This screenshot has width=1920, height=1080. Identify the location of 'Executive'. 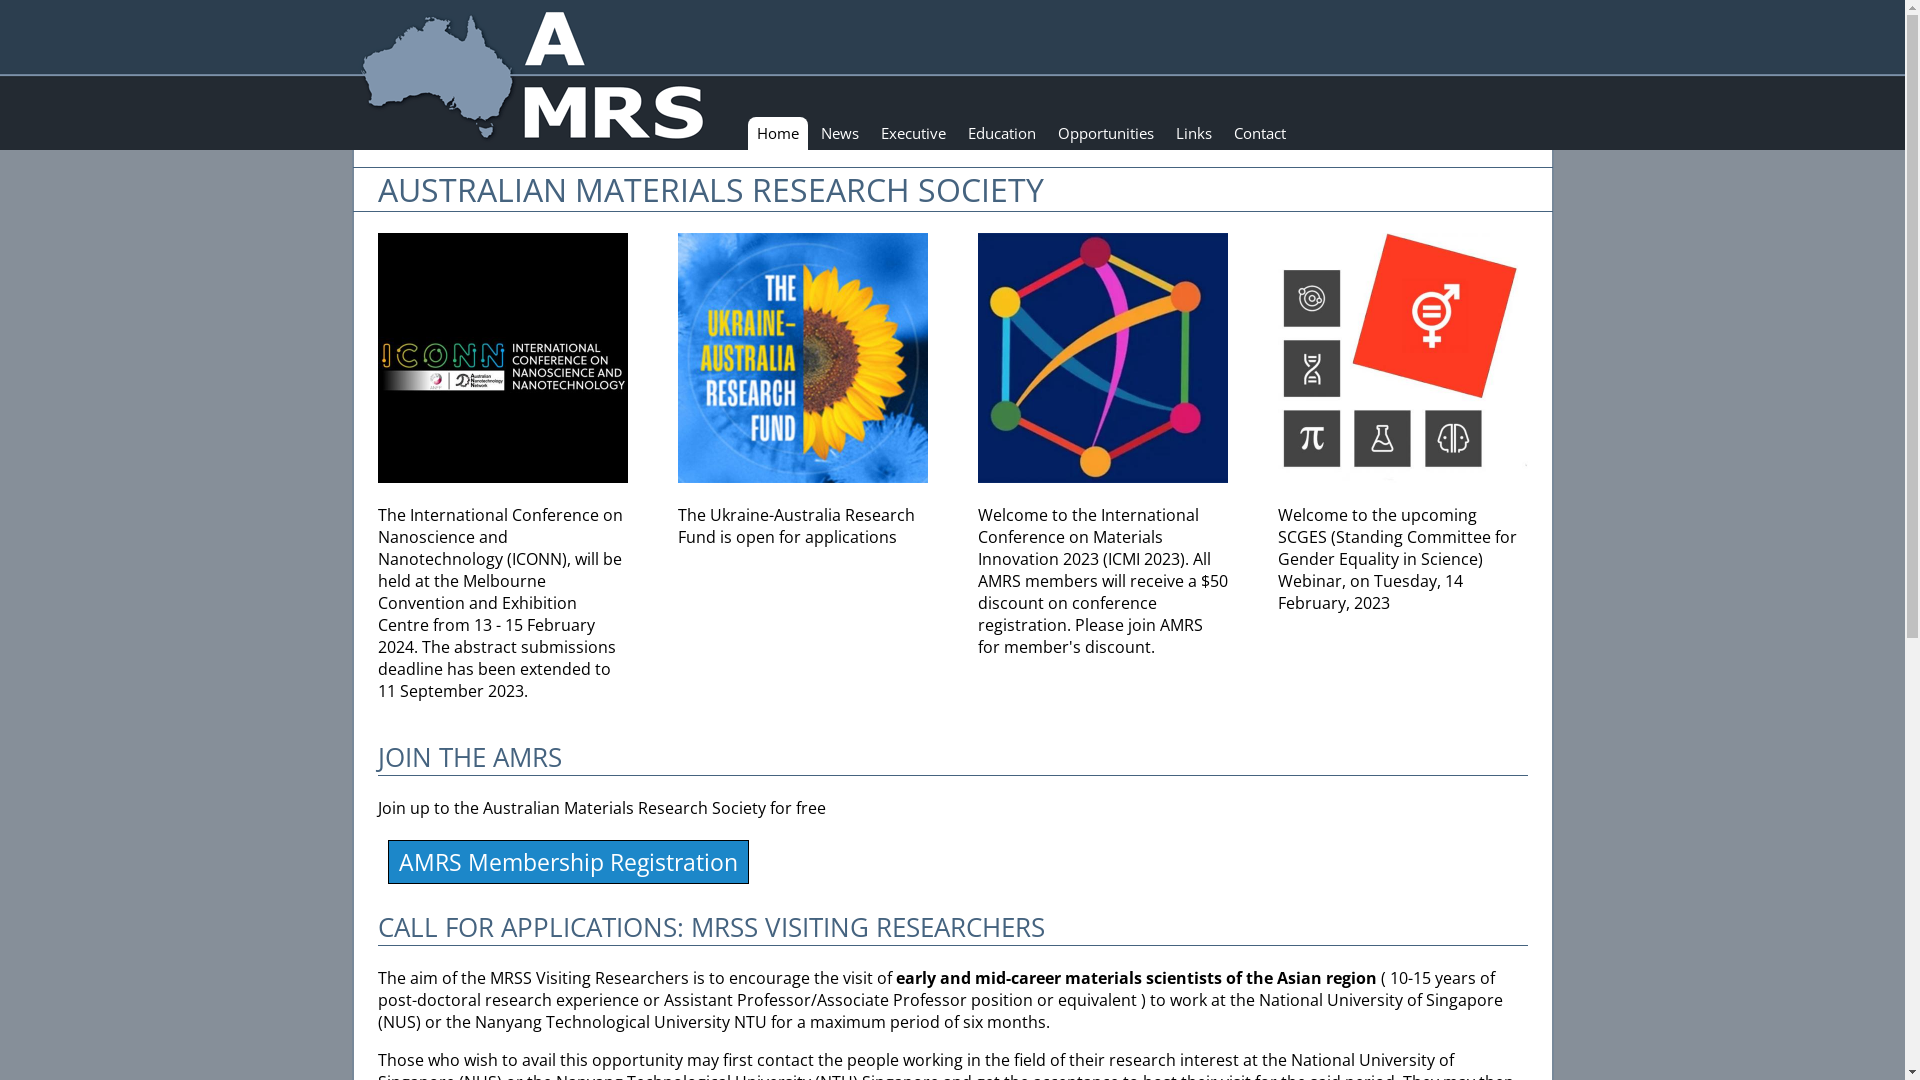
(912, 133).